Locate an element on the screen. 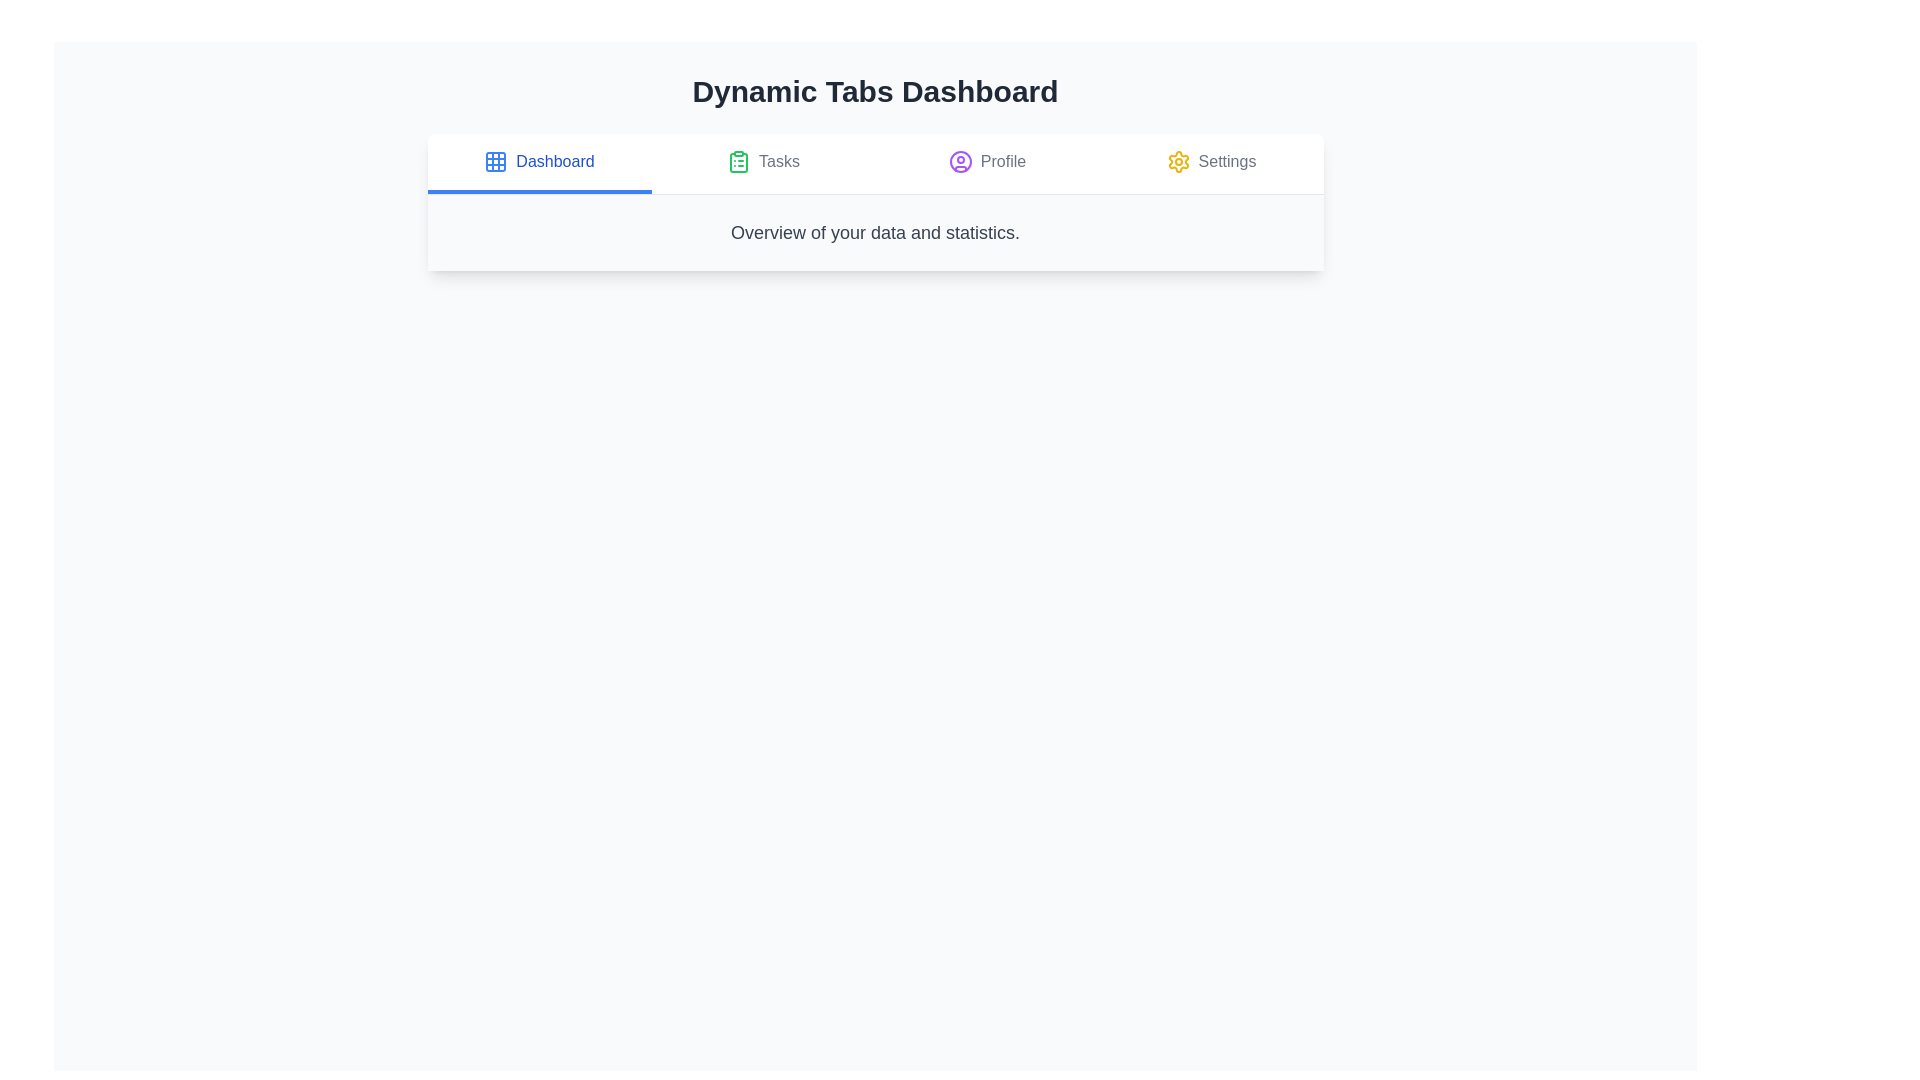  the 'Dashboard' tab button located at the leftmost side of the navigation bar is located at coordinates (539, 163).